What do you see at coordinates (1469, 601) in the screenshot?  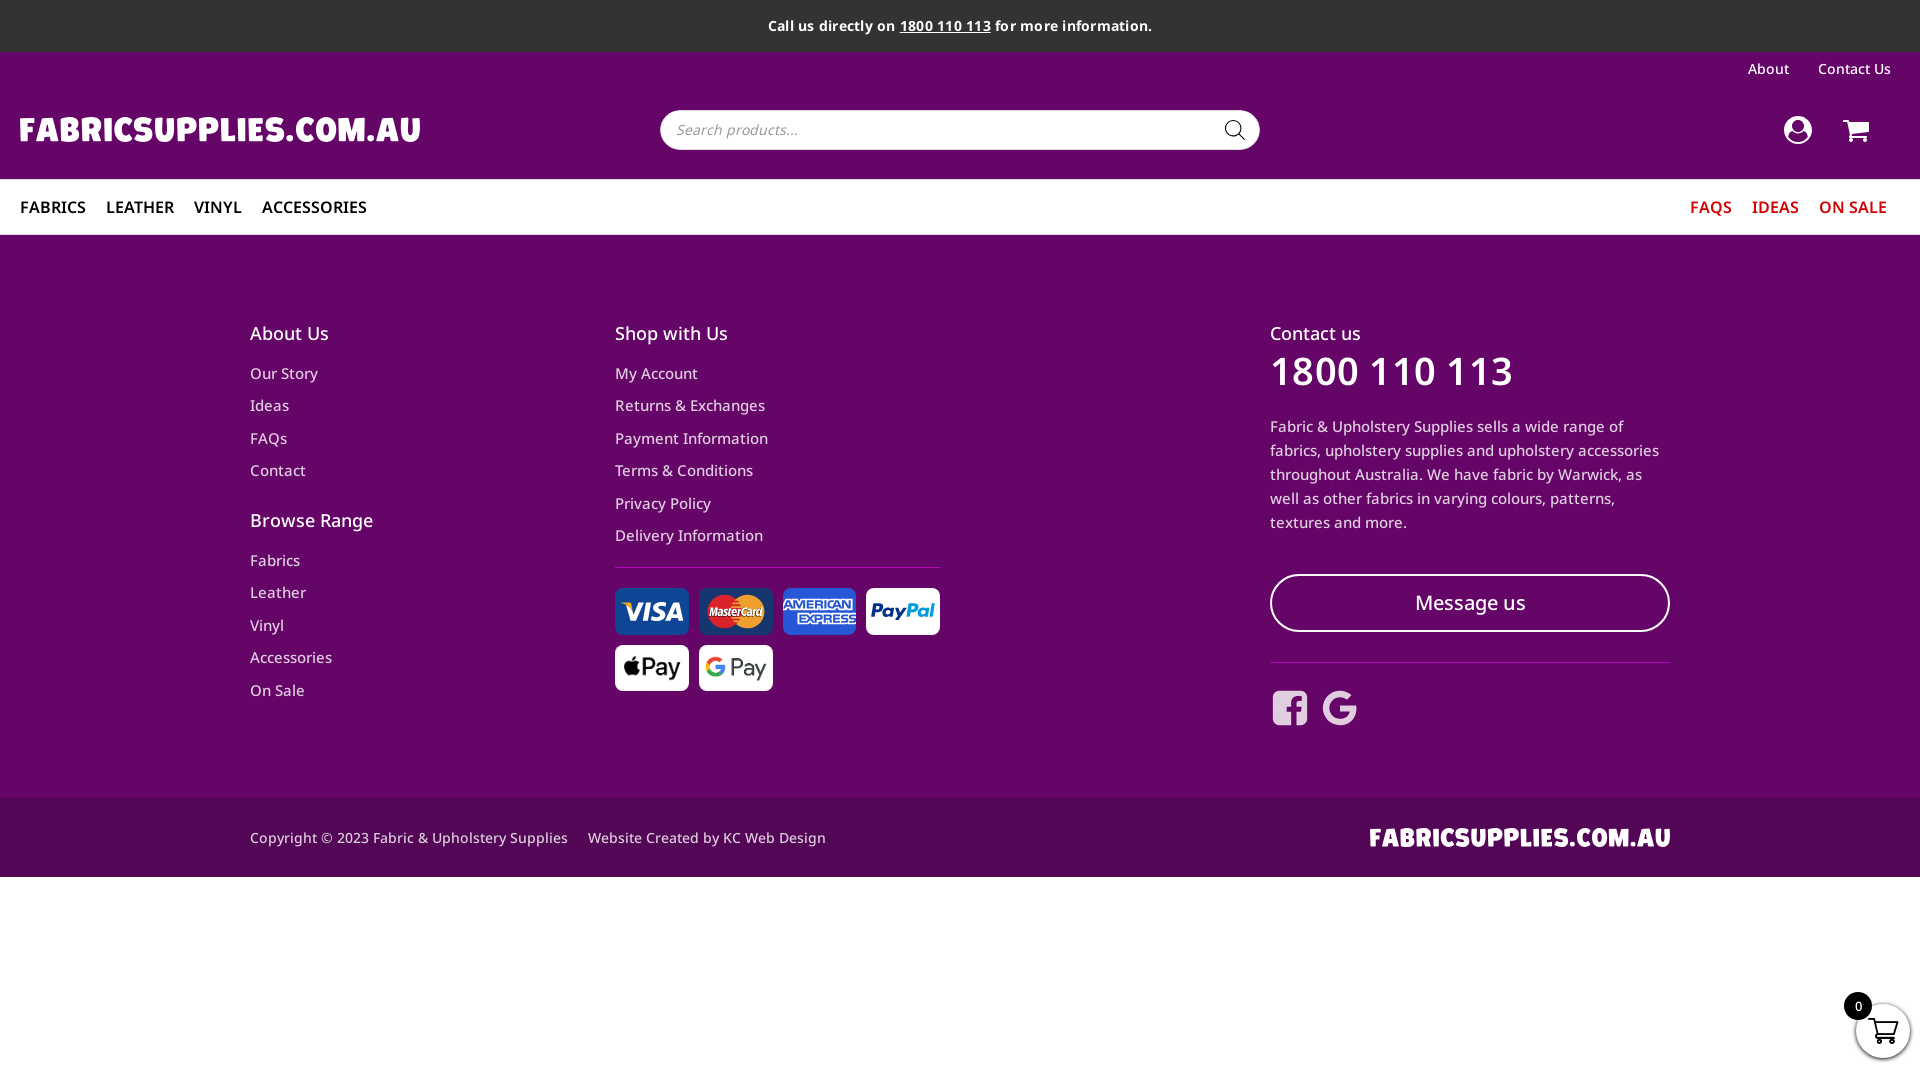 I see `'Message us'` at bounding box center [1469, 601].